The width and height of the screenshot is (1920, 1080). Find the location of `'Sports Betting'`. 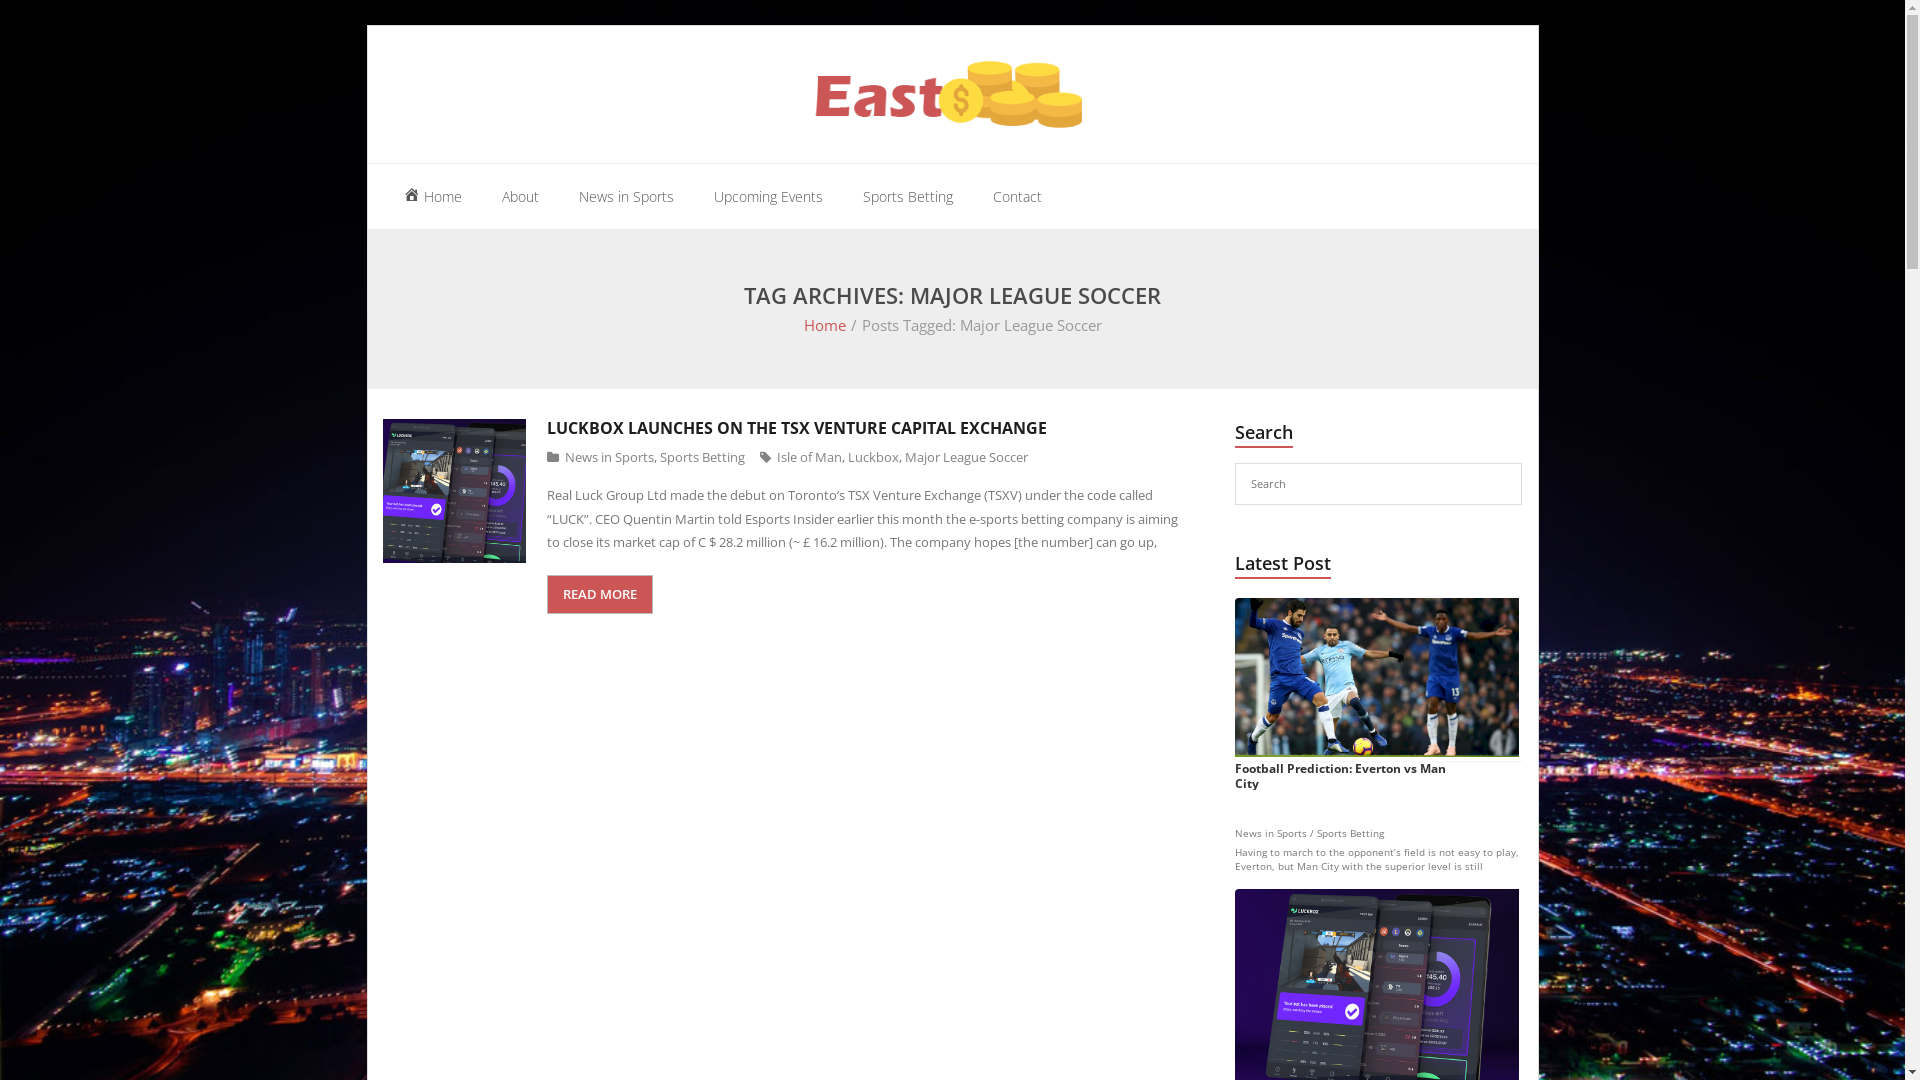

'Sports Betting' is located at coordinates (906, 196).